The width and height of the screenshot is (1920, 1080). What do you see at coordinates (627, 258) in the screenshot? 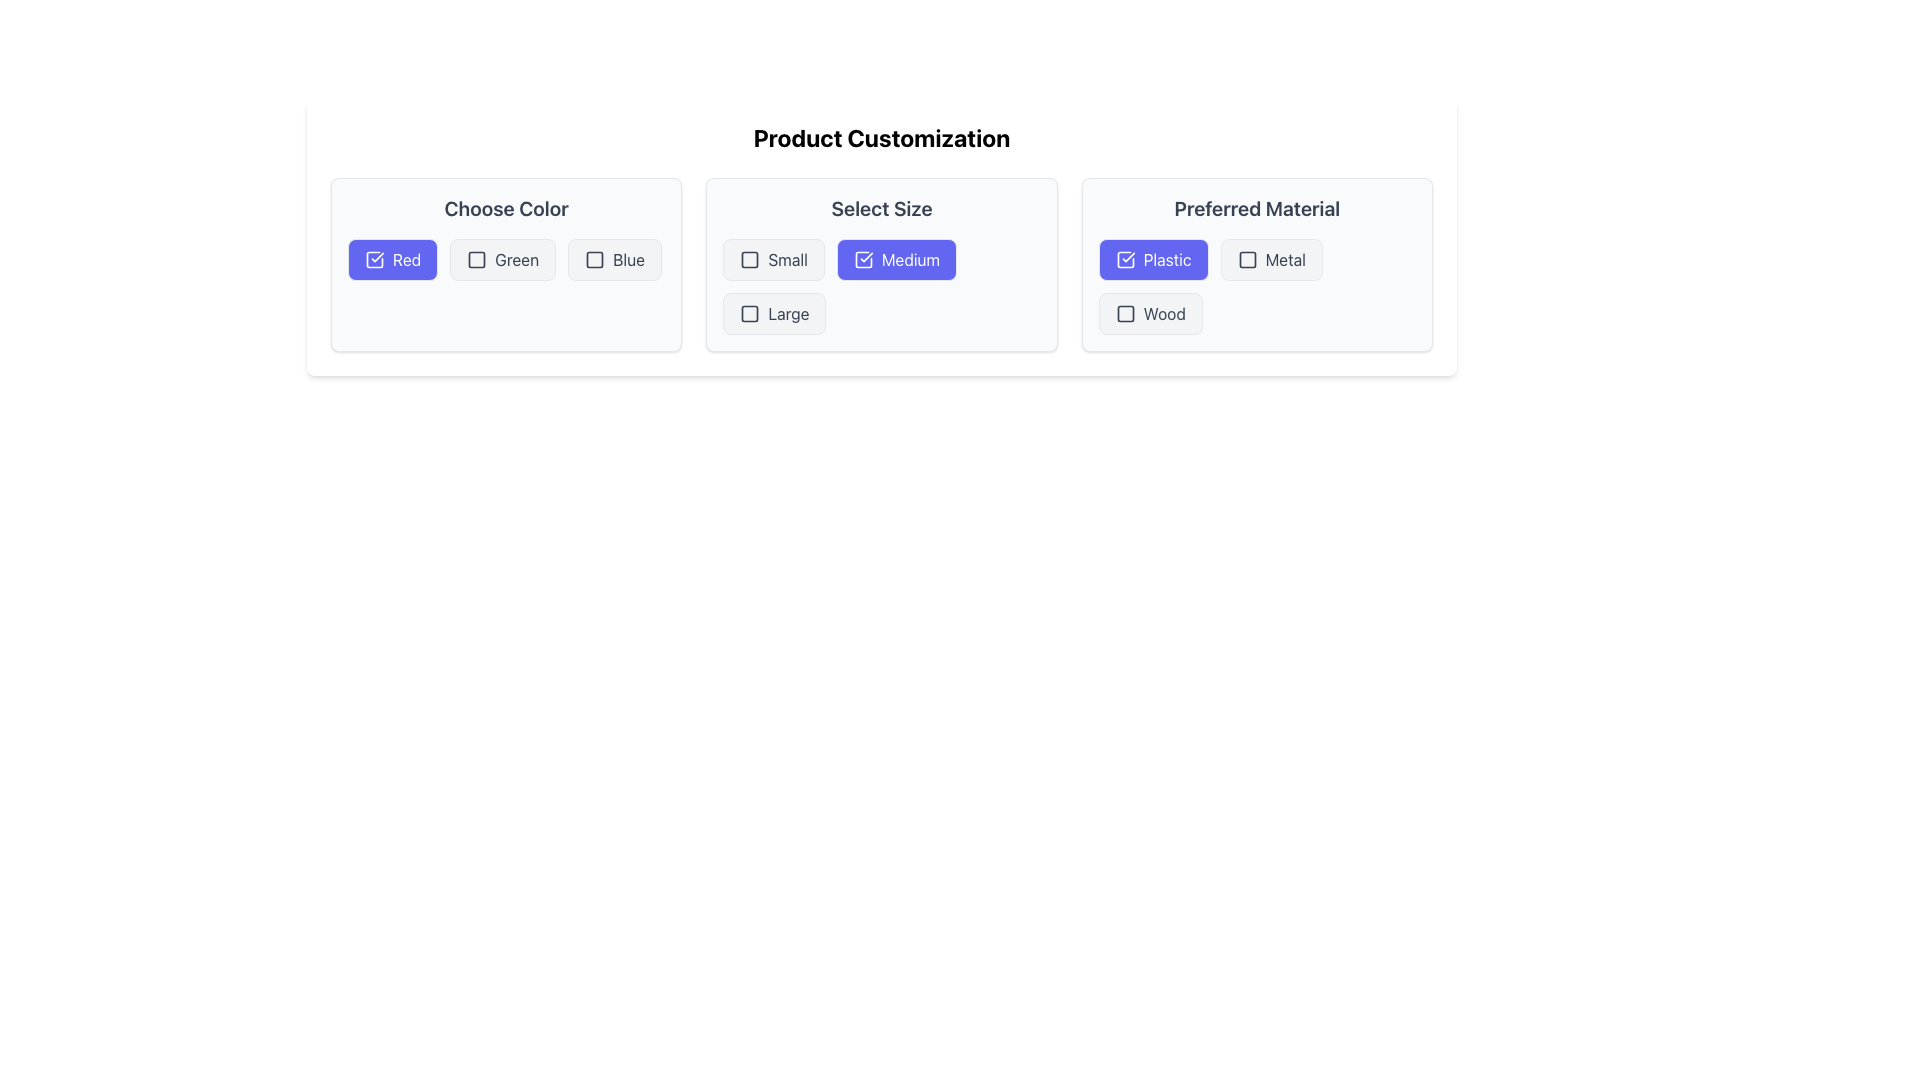
I see `text label displaying 'Blue' within the 'Choose Color' UI component, which is the rightmost color option` at bounding box center [627, 258].